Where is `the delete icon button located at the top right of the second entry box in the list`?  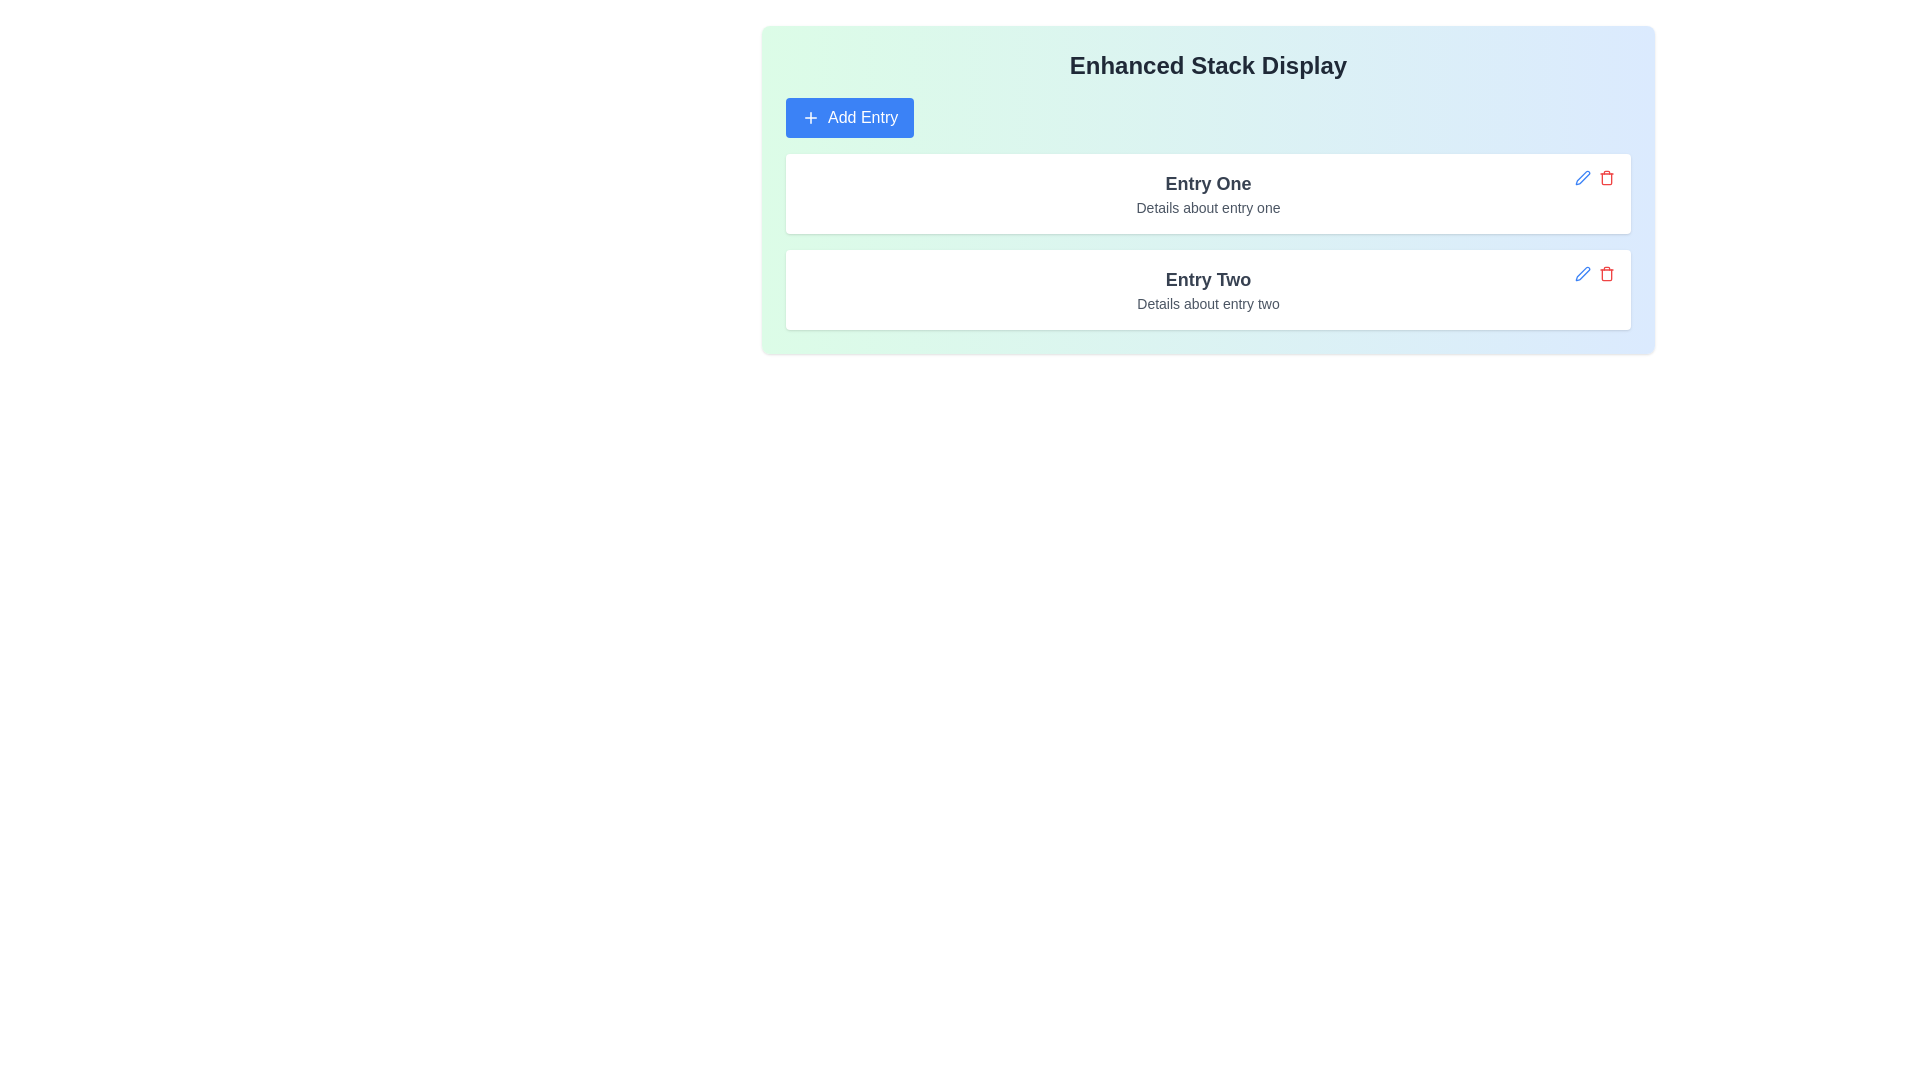
the delete icon button located at the top right of the second entry box in the list is located at coordinates (1607, 273).